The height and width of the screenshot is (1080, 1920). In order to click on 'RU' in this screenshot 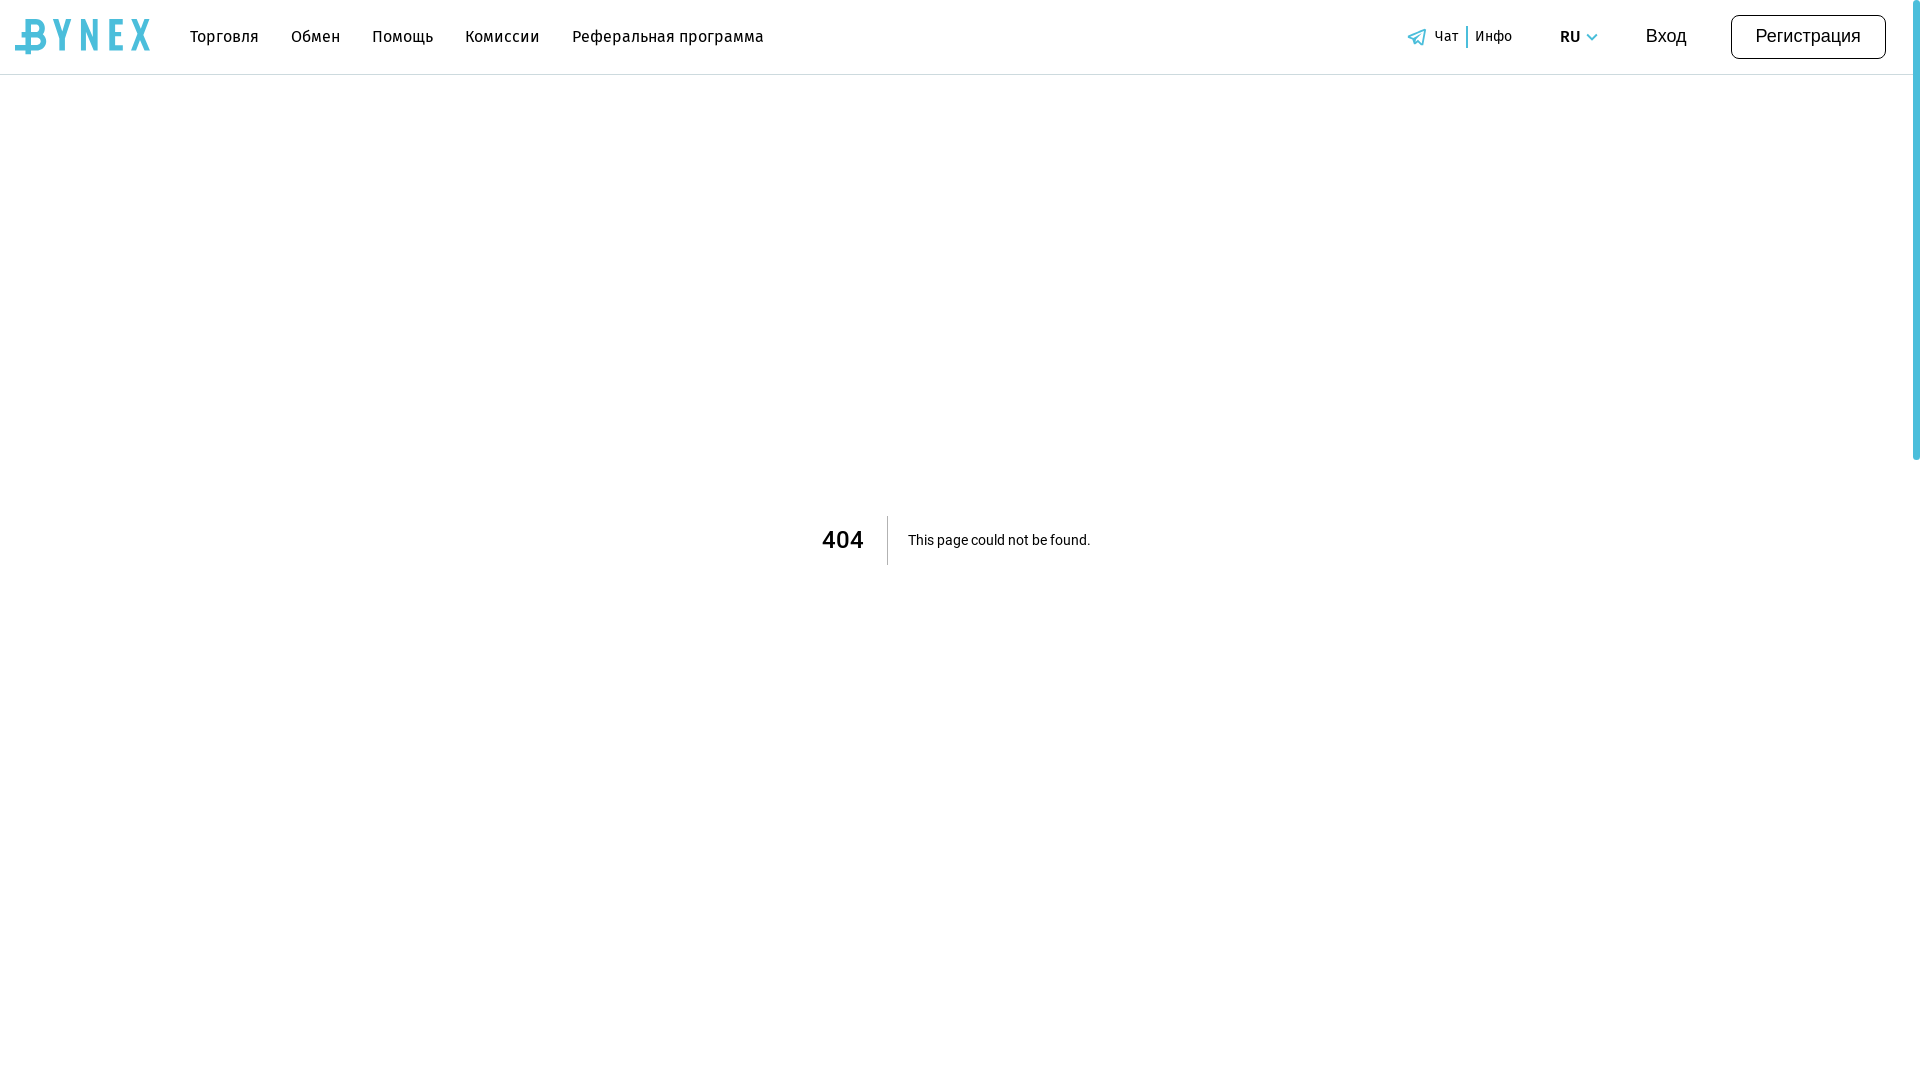, I will do `click(1580, 37)`.